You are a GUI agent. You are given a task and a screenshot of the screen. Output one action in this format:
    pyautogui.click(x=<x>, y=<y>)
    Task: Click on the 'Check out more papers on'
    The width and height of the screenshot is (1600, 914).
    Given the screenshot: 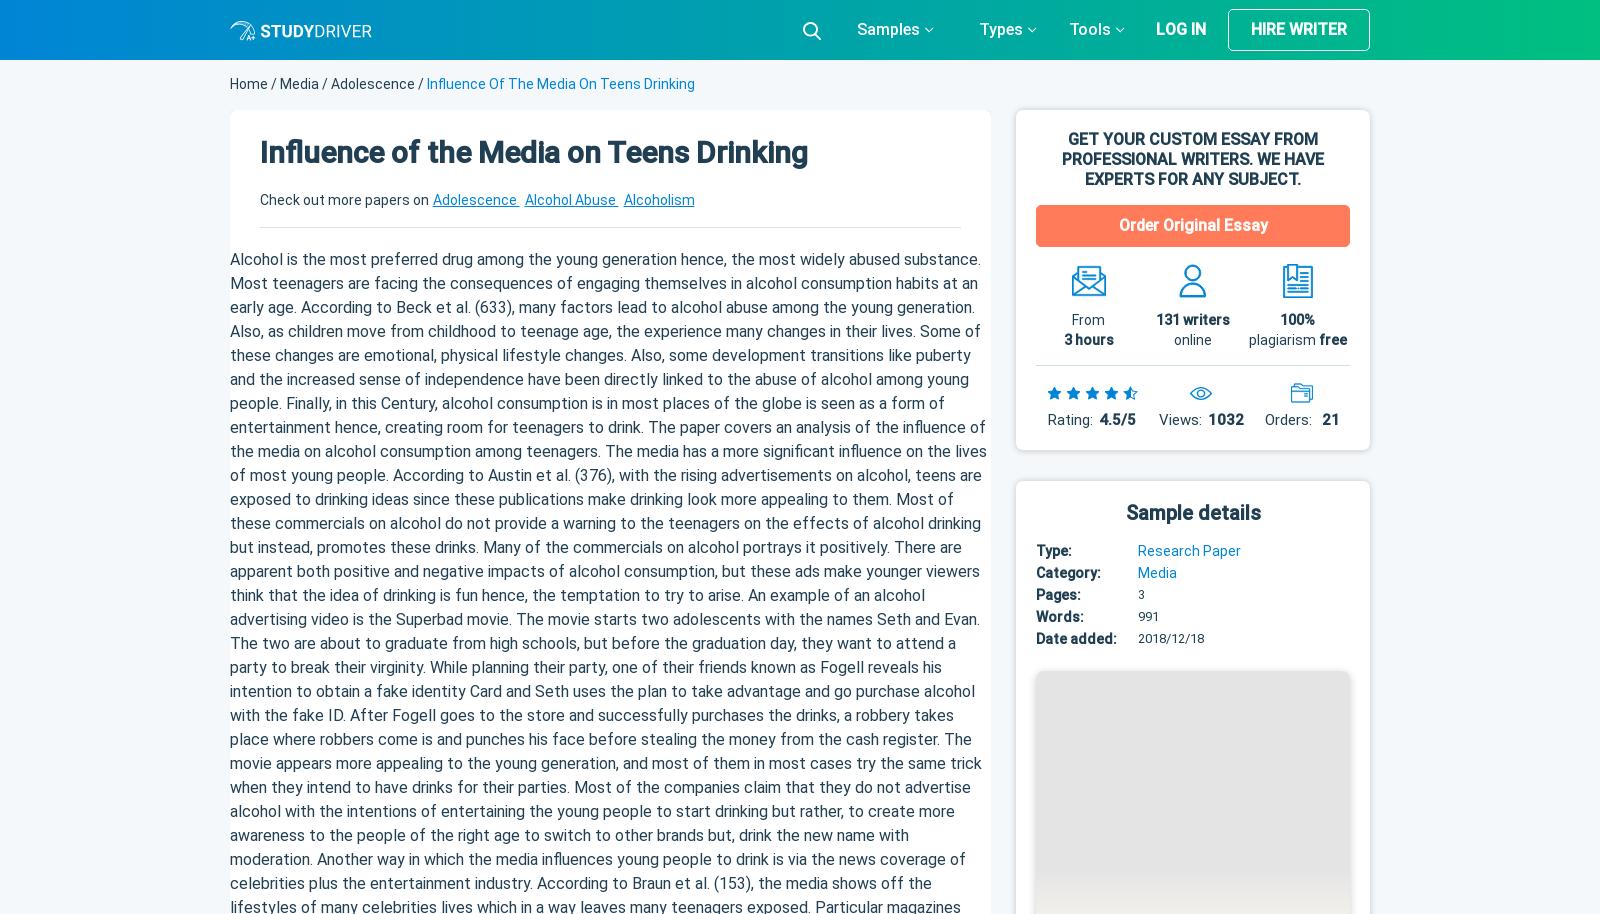 What is the action you would take?
    pyautogui.click(x=344, y=198)
    